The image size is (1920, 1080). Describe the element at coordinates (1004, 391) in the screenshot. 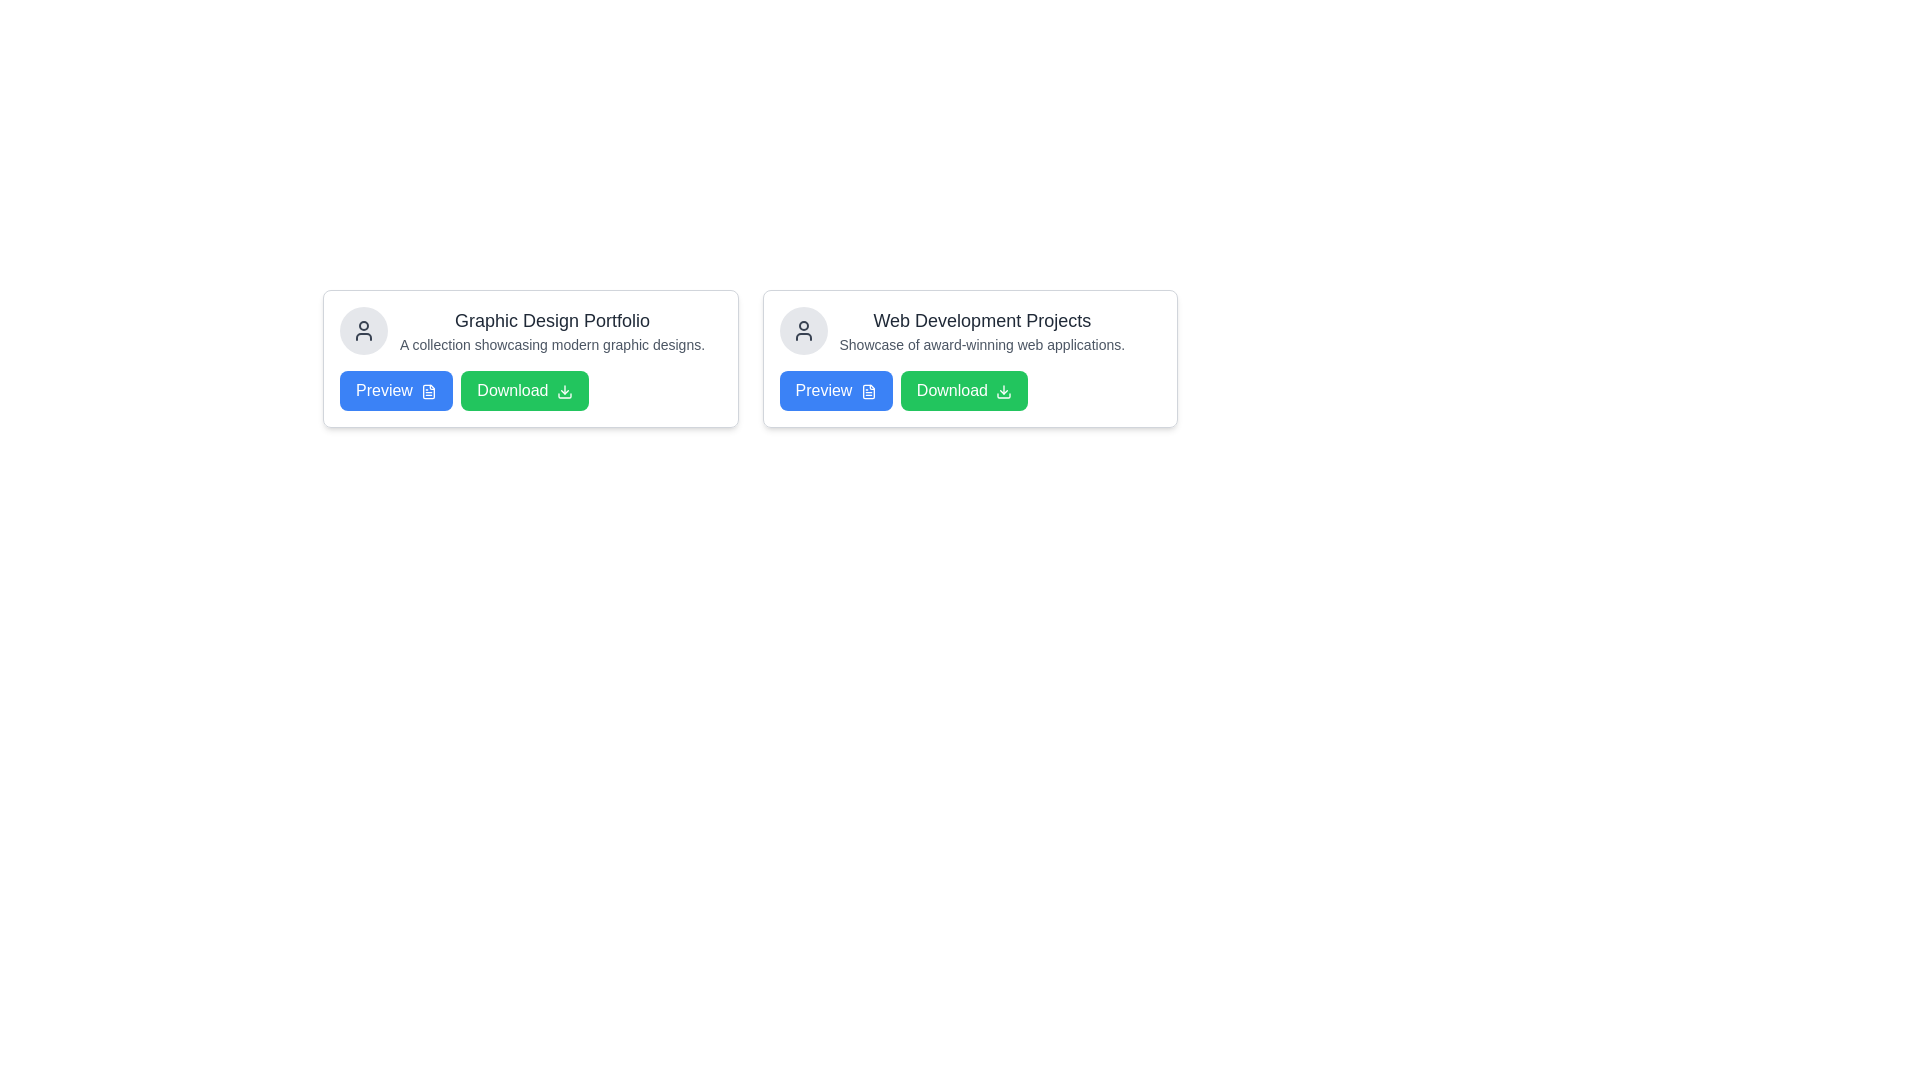

I see `the download icon located within the 'Download' button below the 'Web Development Projects' card for visual interaction effects` at that location.